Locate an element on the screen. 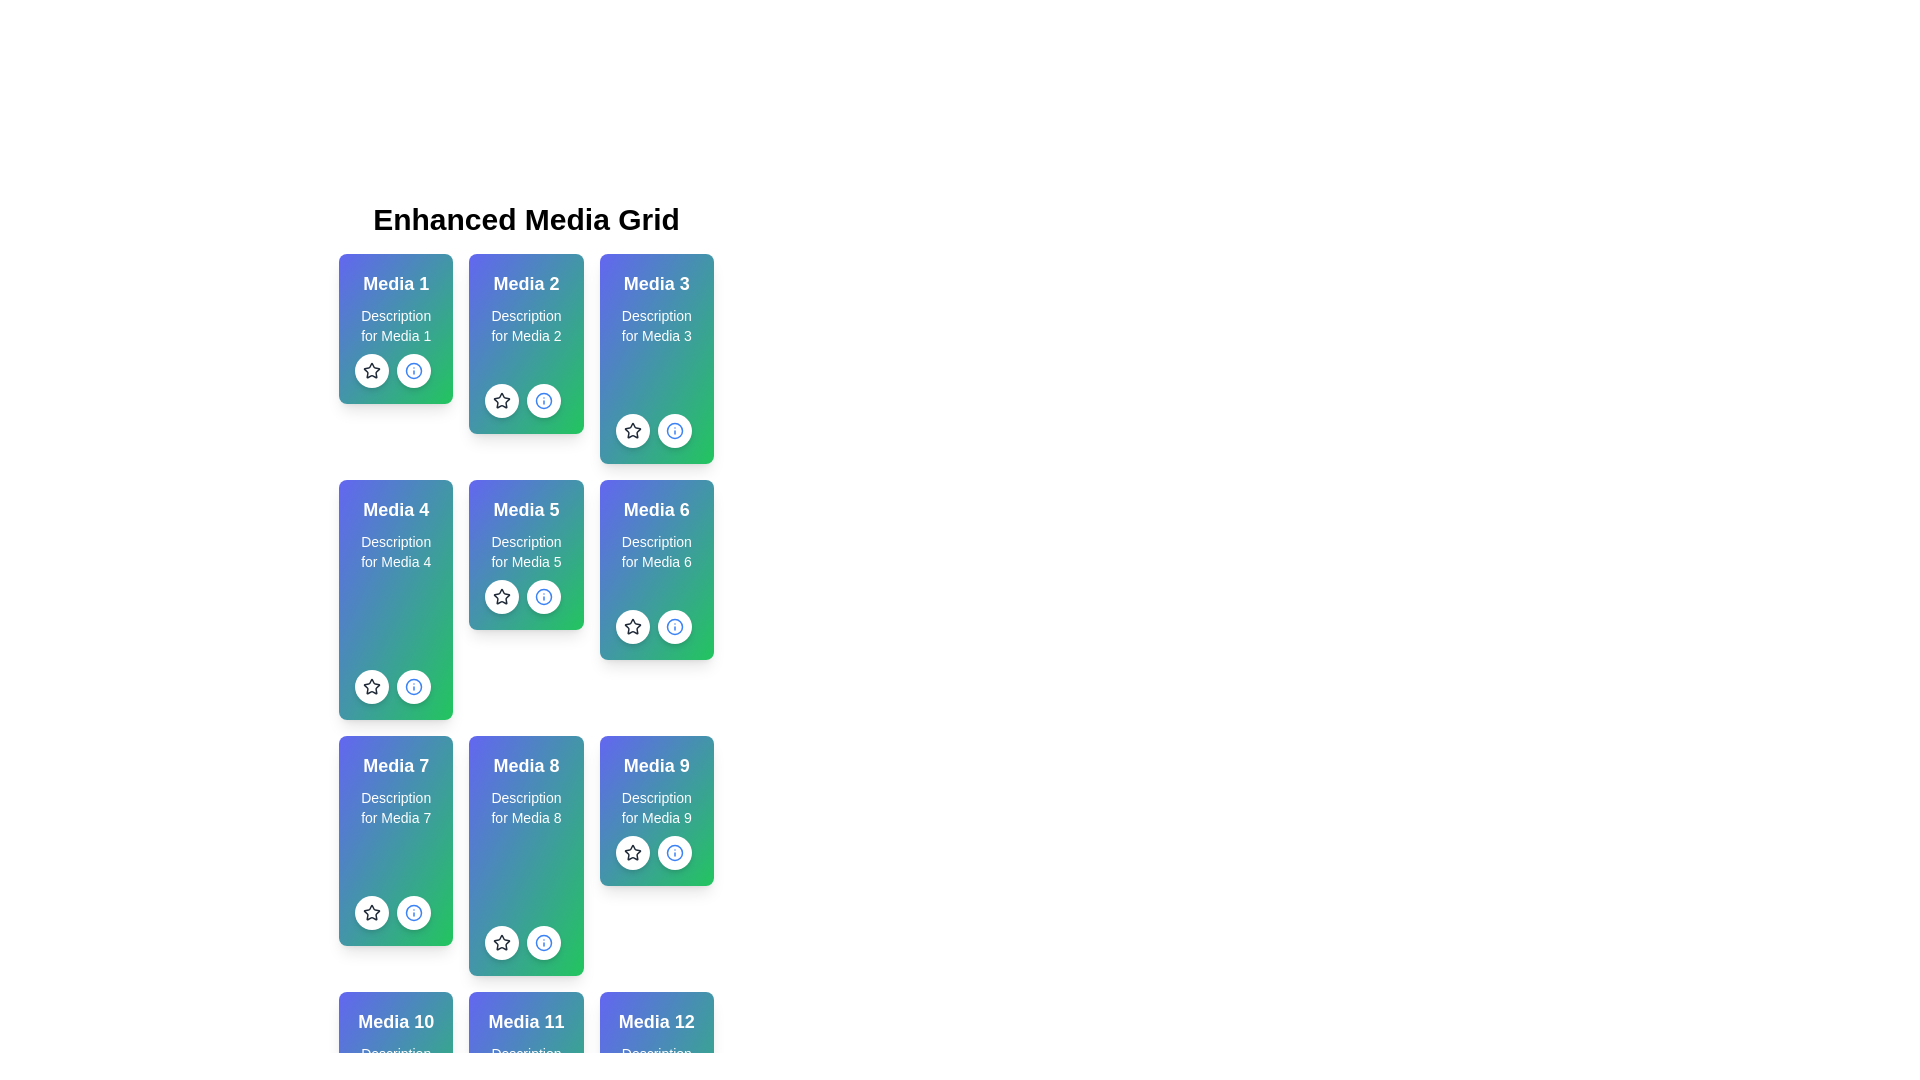  the info icon on the media card located in the second column of the top row in the media grid is located at coordinates (526, 342).